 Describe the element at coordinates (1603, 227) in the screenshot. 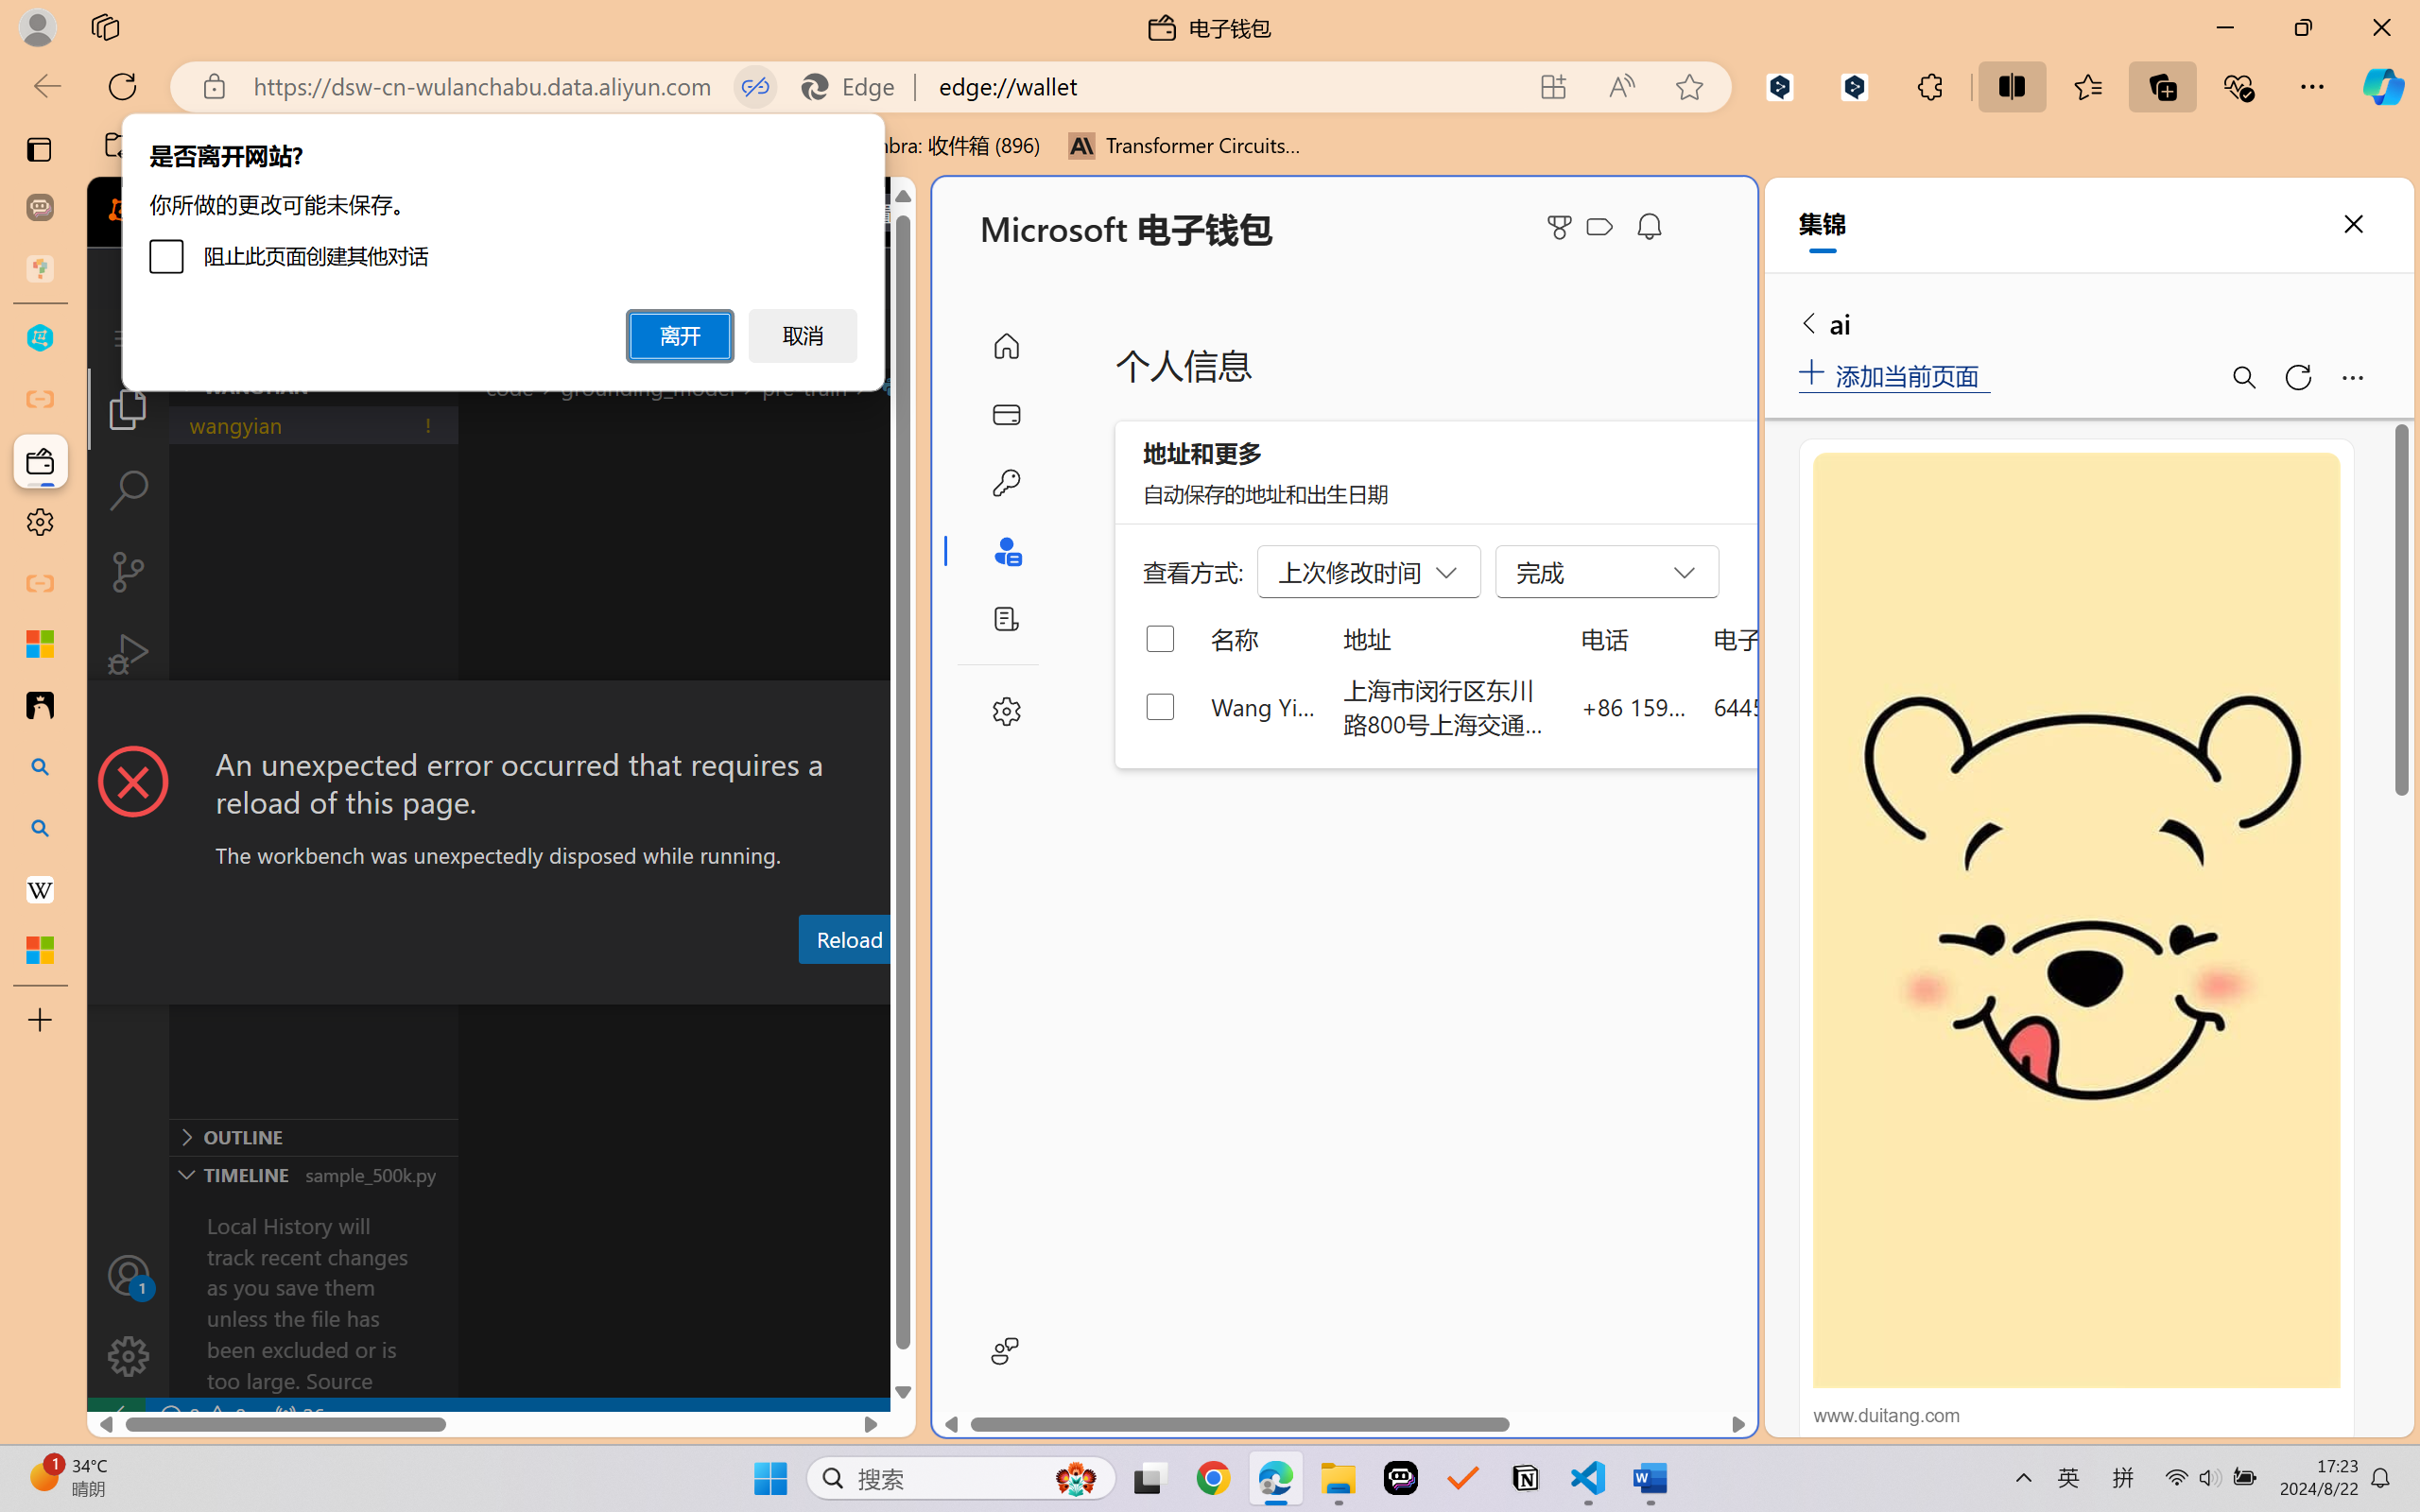

I see `'Microsoft Cashback'` at that location.